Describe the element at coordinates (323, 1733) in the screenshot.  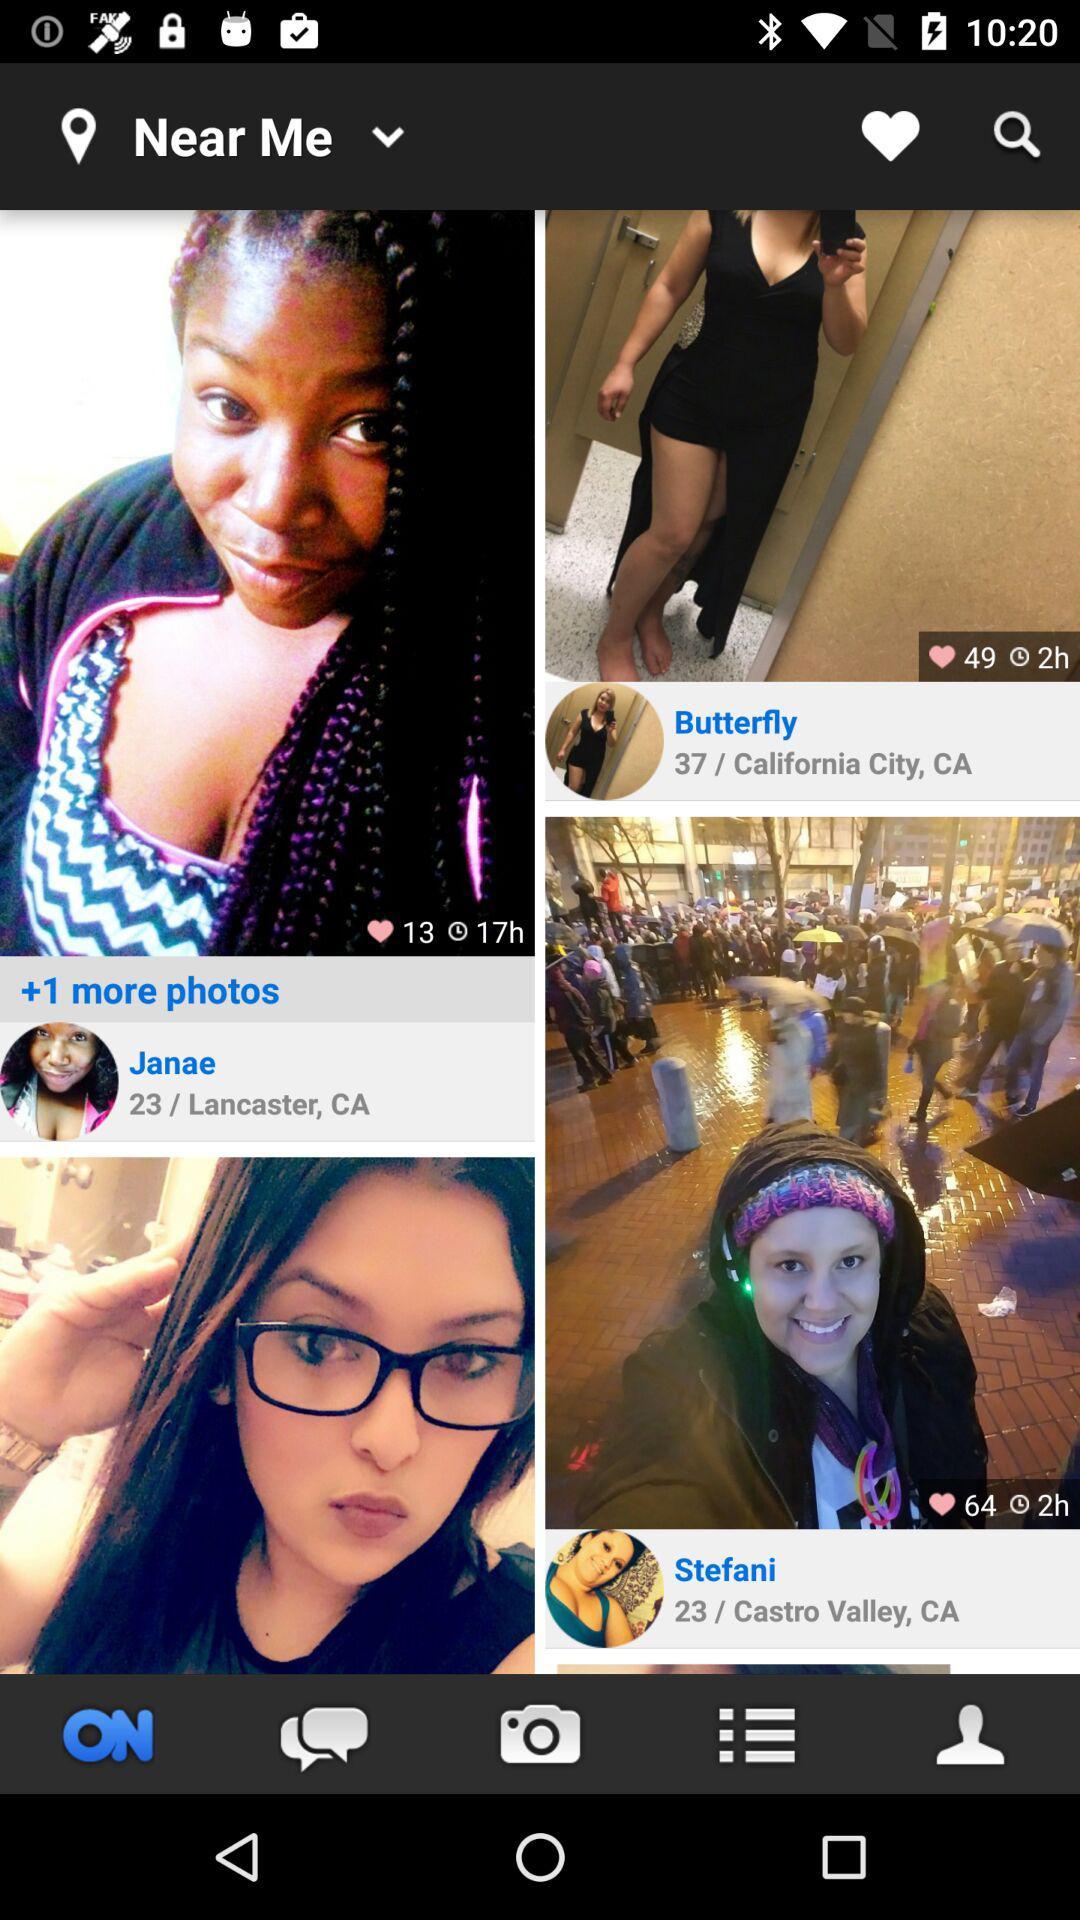
I see `access messaging` at that location.